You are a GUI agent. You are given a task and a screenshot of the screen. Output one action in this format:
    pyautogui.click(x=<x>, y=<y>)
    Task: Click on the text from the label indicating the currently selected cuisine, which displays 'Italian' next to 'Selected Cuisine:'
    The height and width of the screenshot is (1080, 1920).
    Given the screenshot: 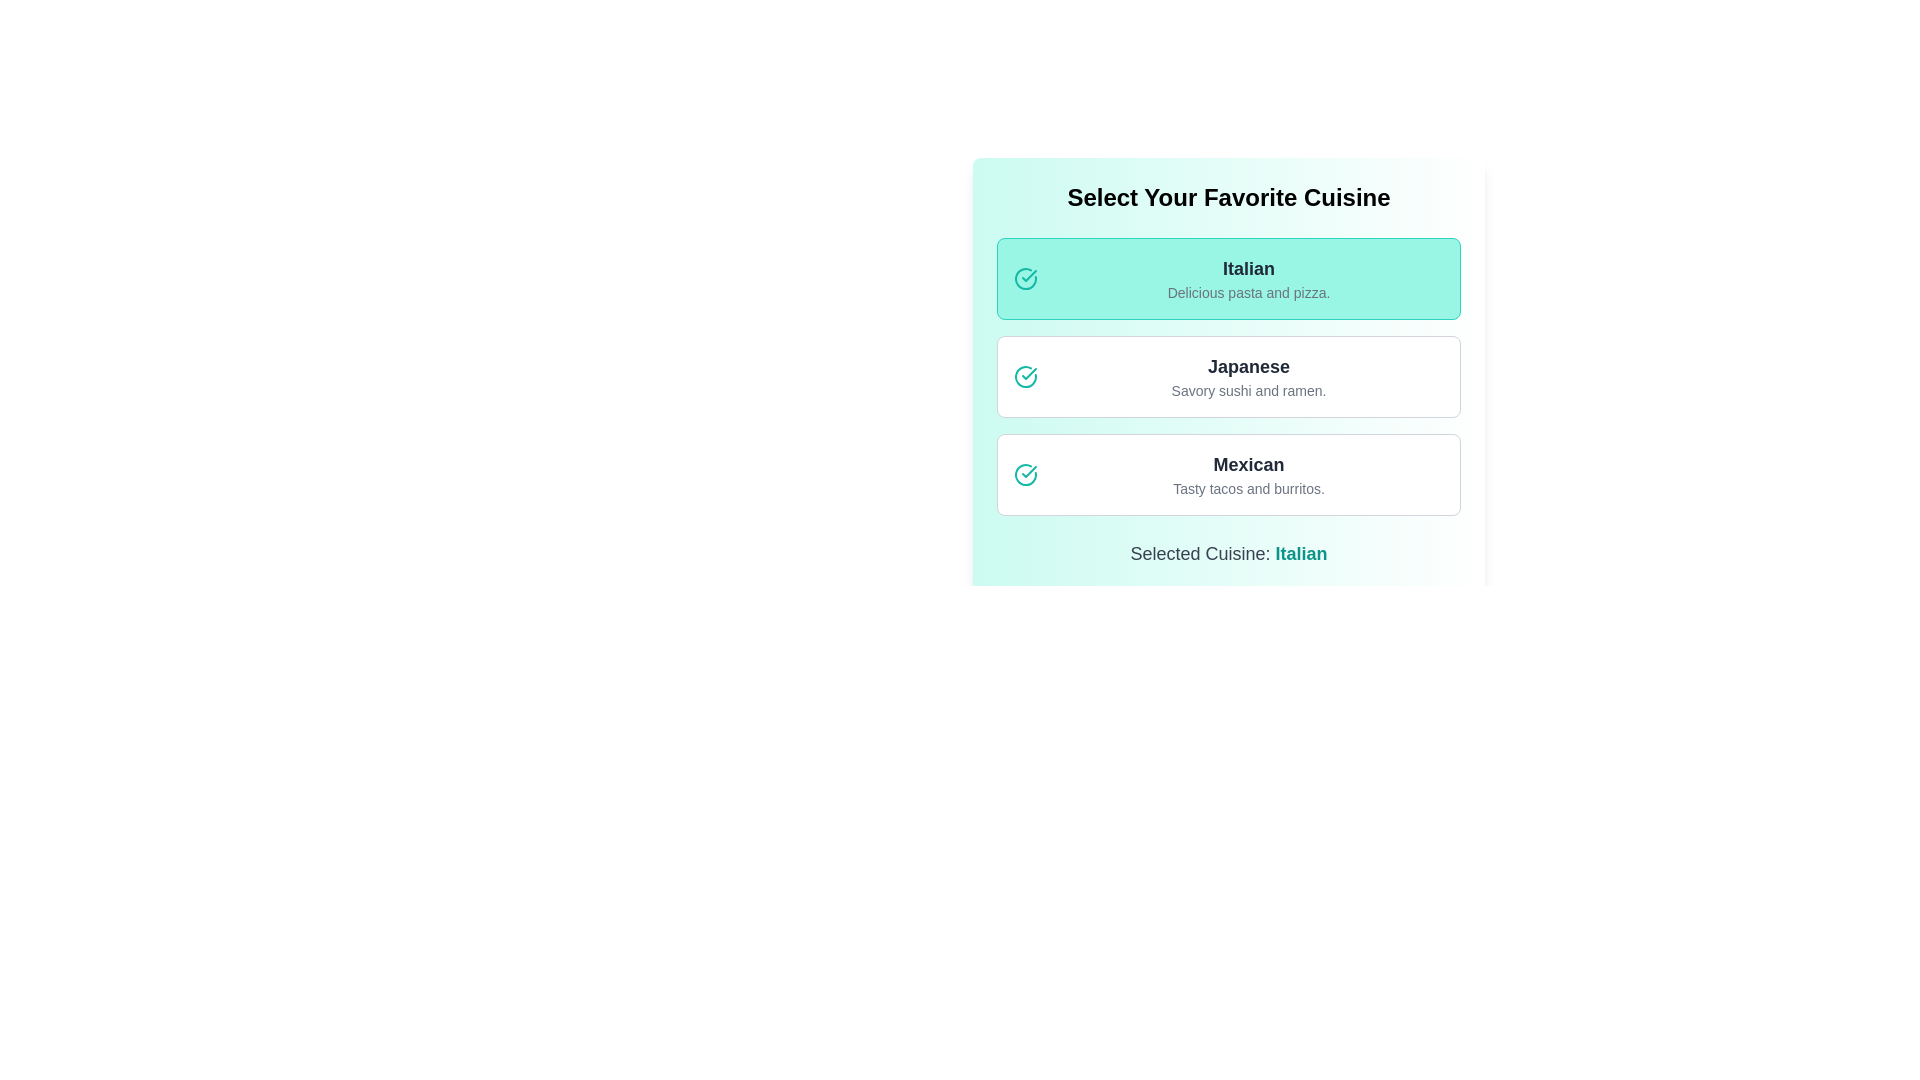 What is the action you would take?
    pyautogui.click(x=1301, y=554)
    